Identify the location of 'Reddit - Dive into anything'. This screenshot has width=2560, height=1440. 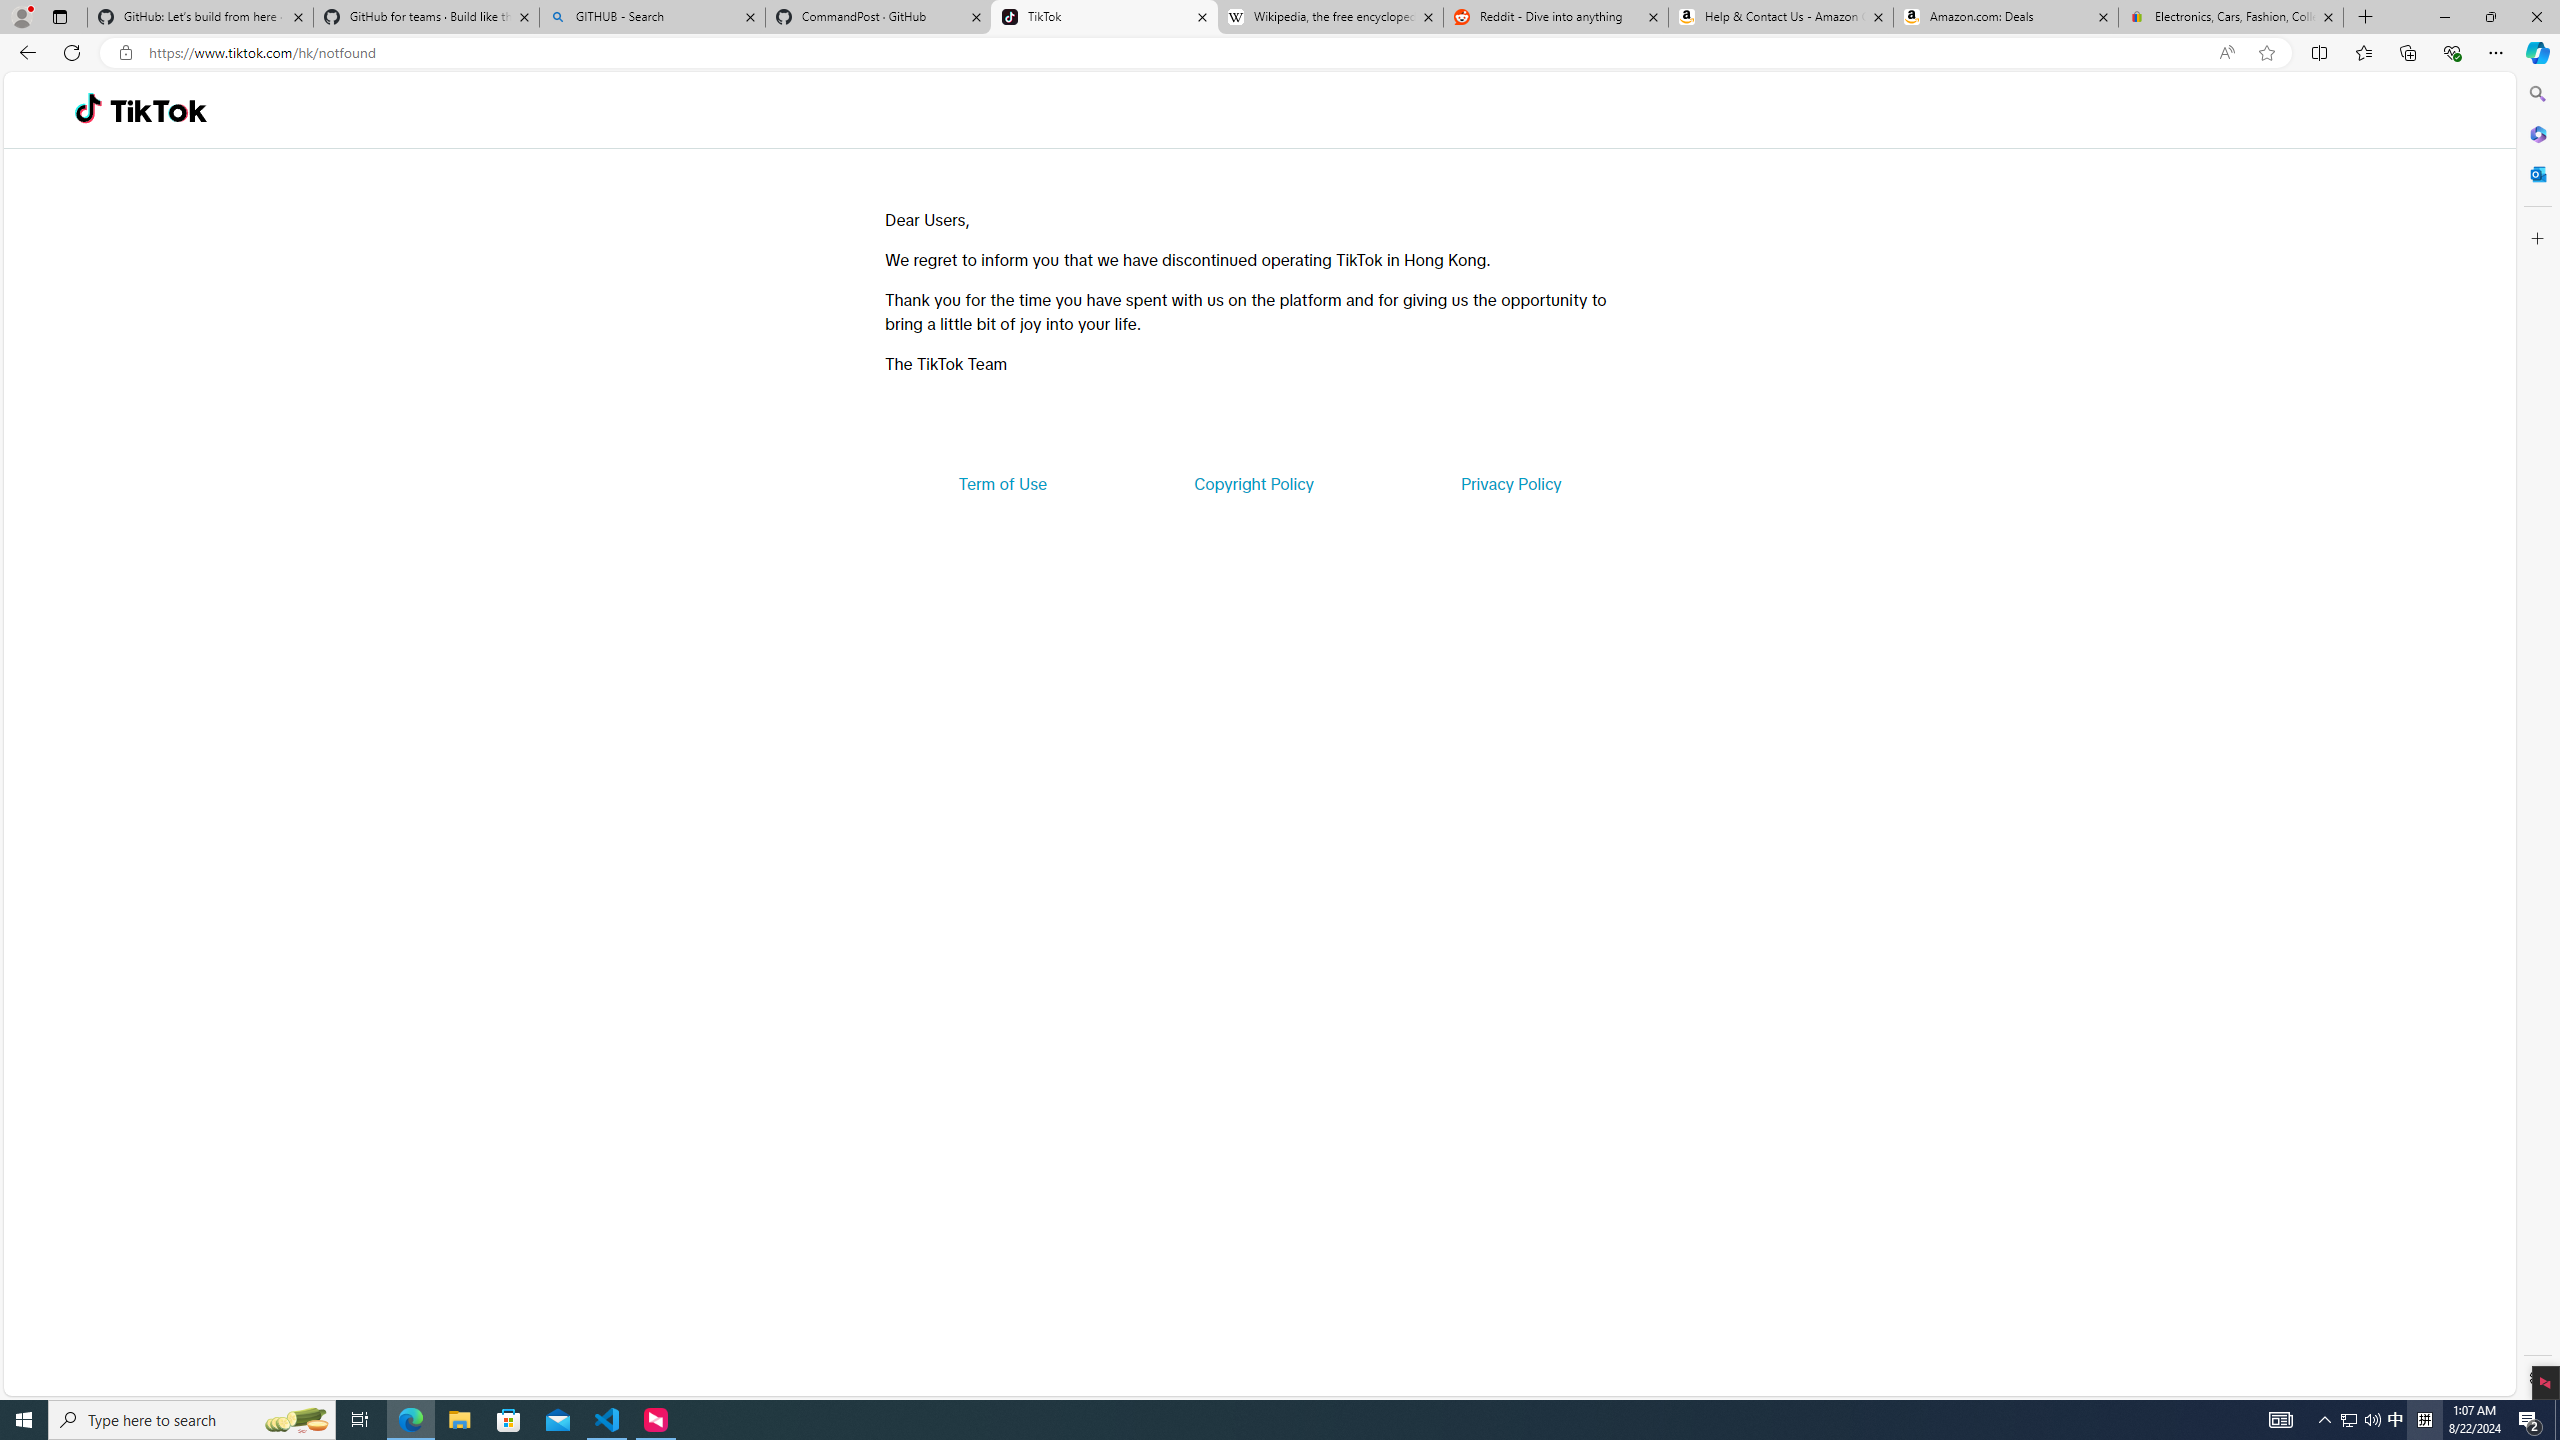
(1556, 16).